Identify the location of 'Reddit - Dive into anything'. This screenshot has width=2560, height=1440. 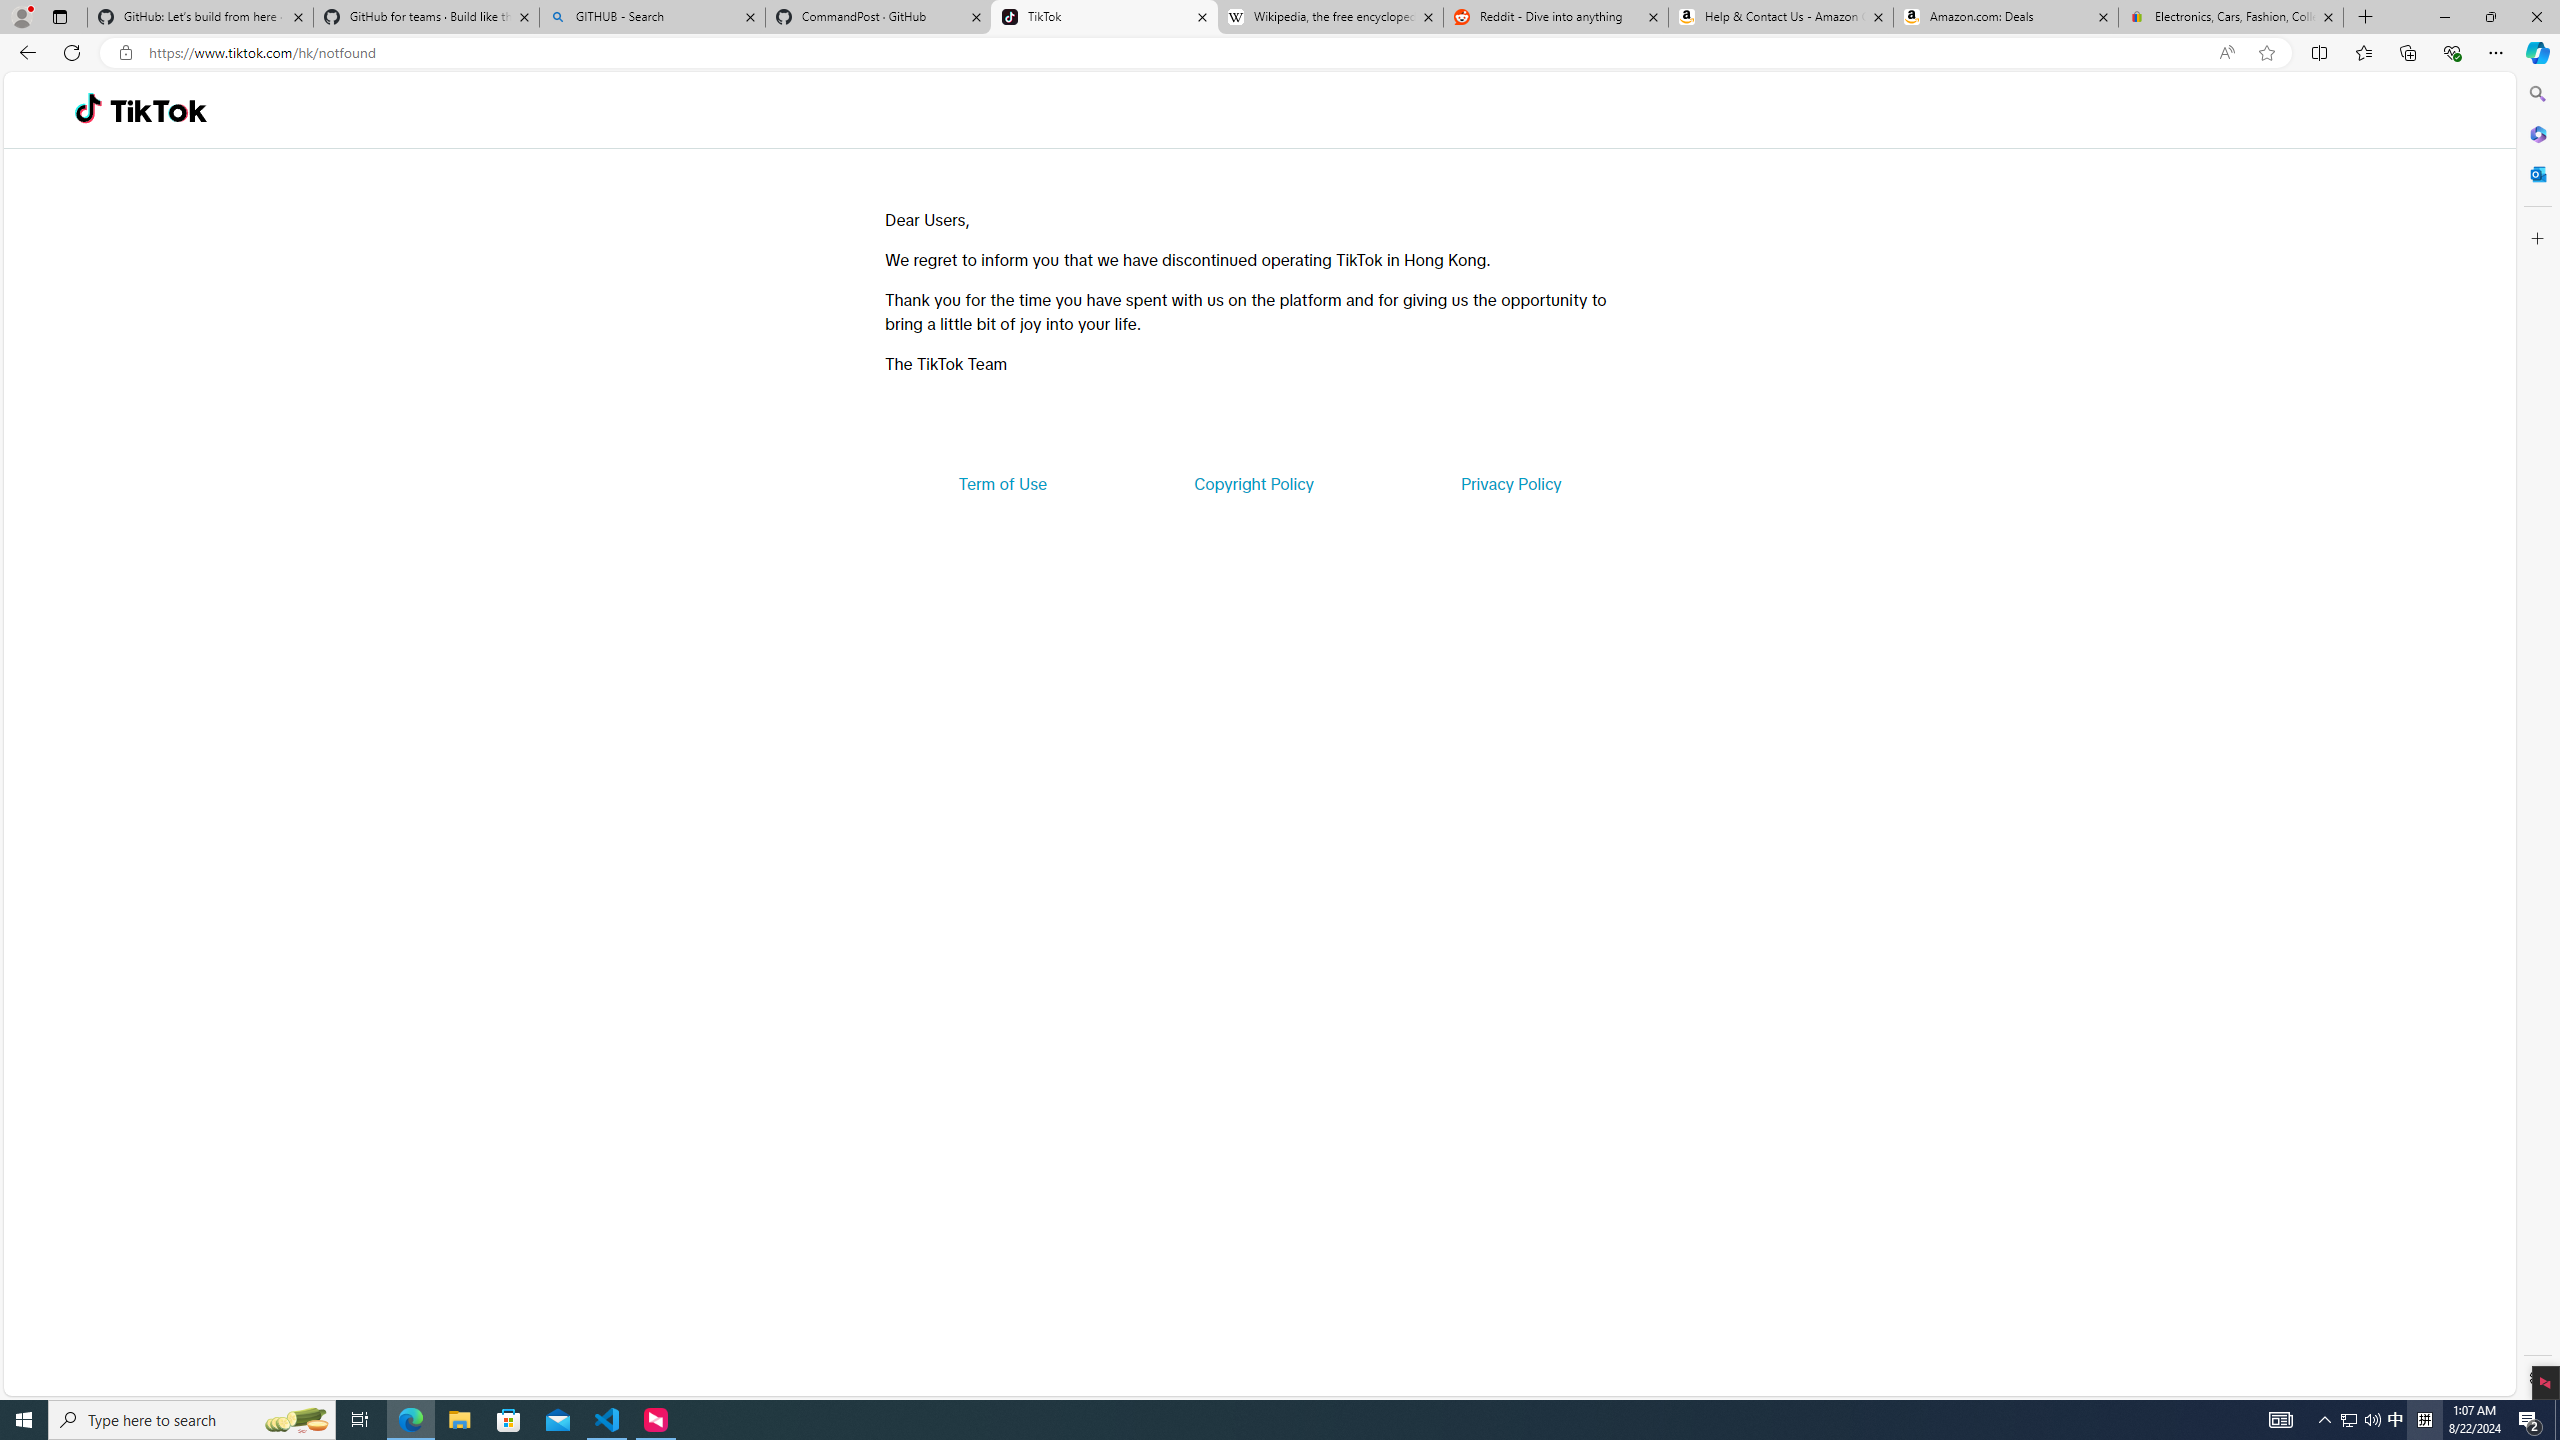
(1556, 16).